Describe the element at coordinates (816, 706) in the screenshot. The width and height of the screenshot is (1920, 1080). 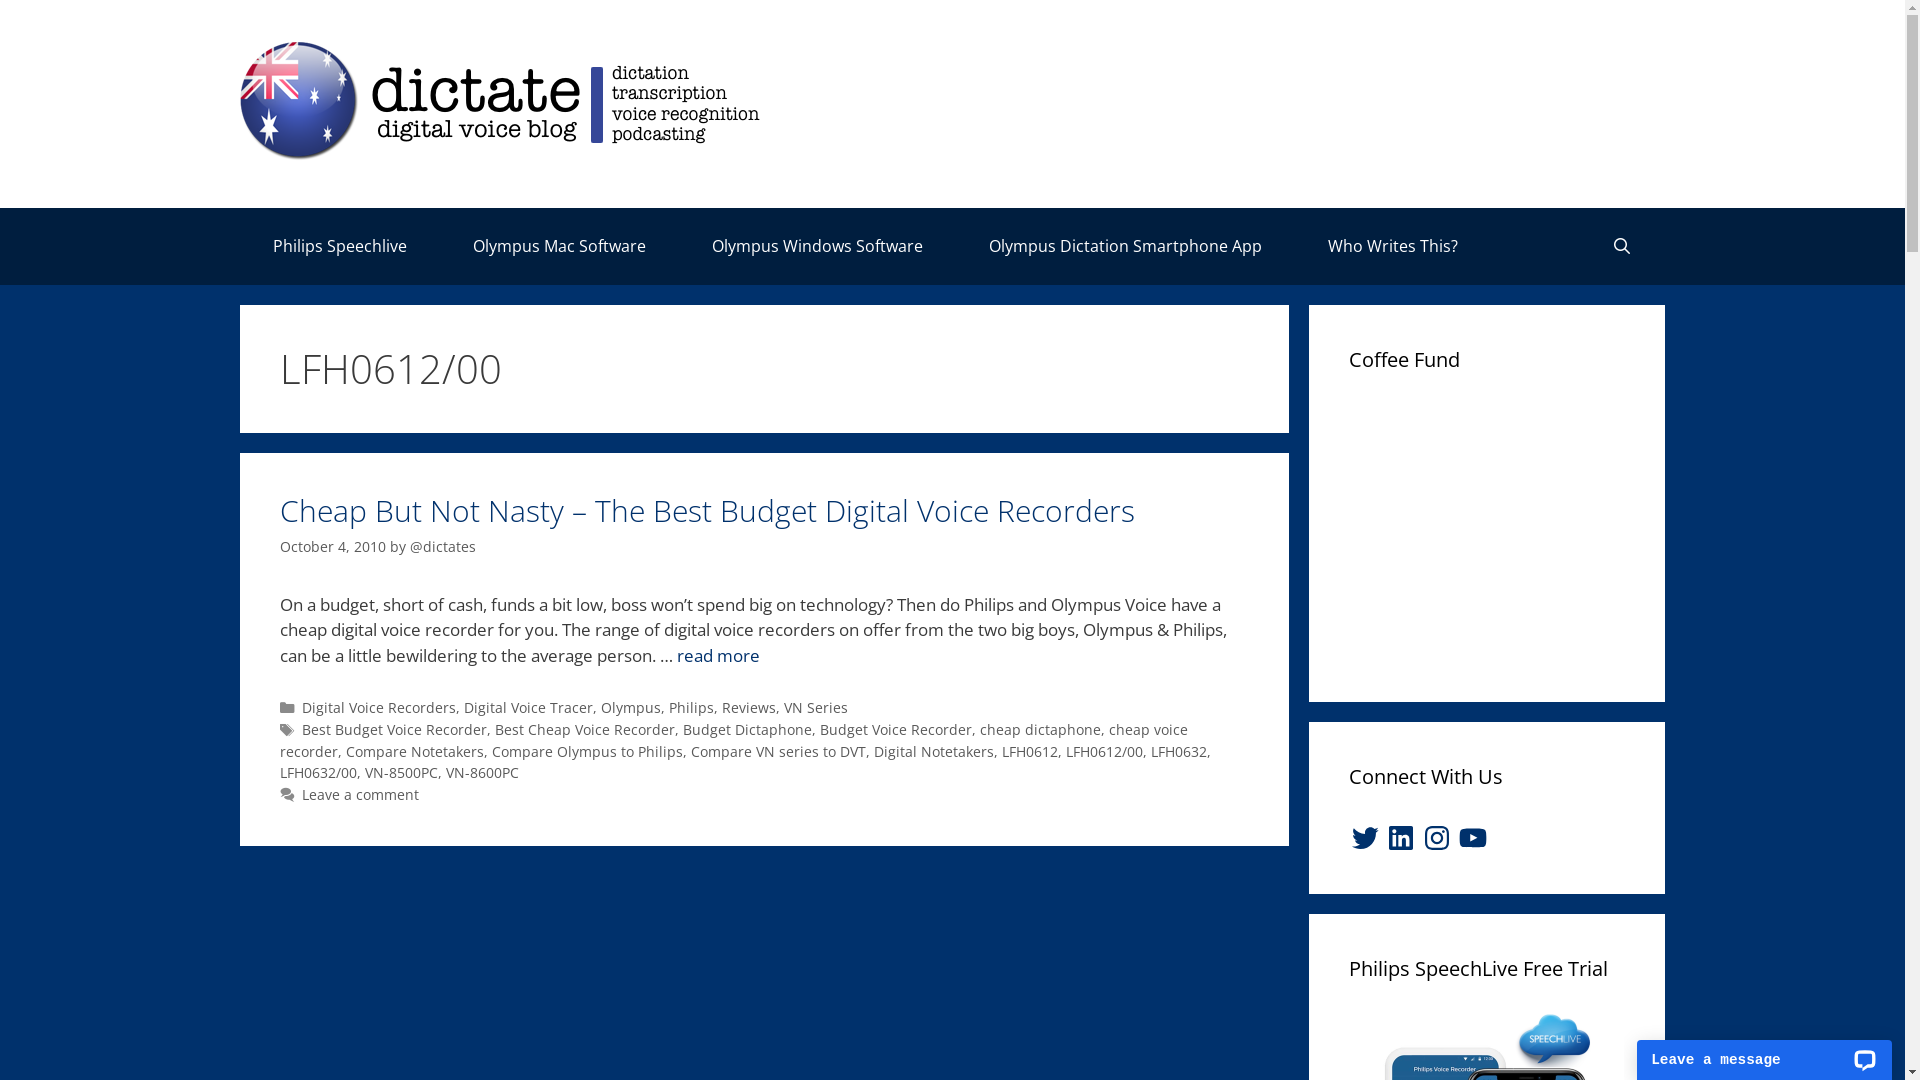
I see `'VN Series'` at that location.